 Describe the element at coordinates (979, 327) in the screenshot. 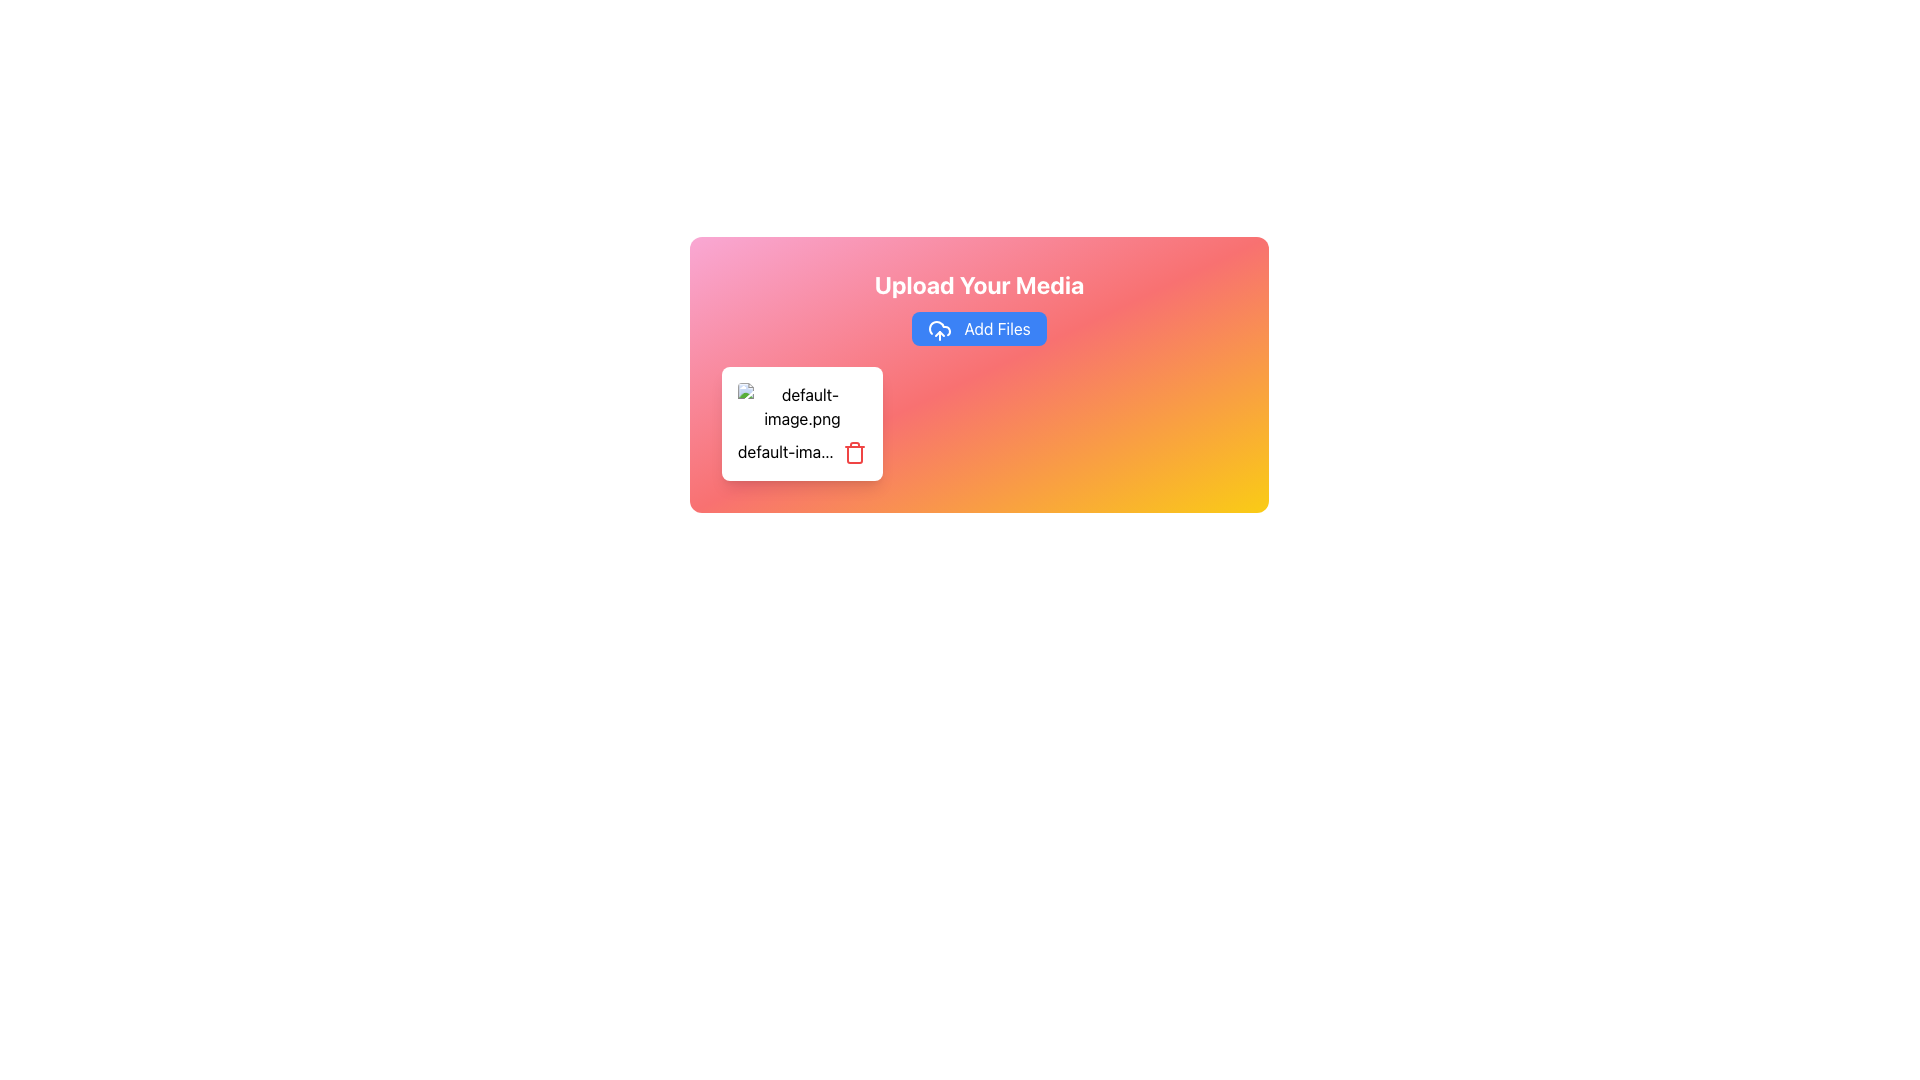

I see `the 'Add Files' button, which has a vibrant blue background and a white text label` at that location.